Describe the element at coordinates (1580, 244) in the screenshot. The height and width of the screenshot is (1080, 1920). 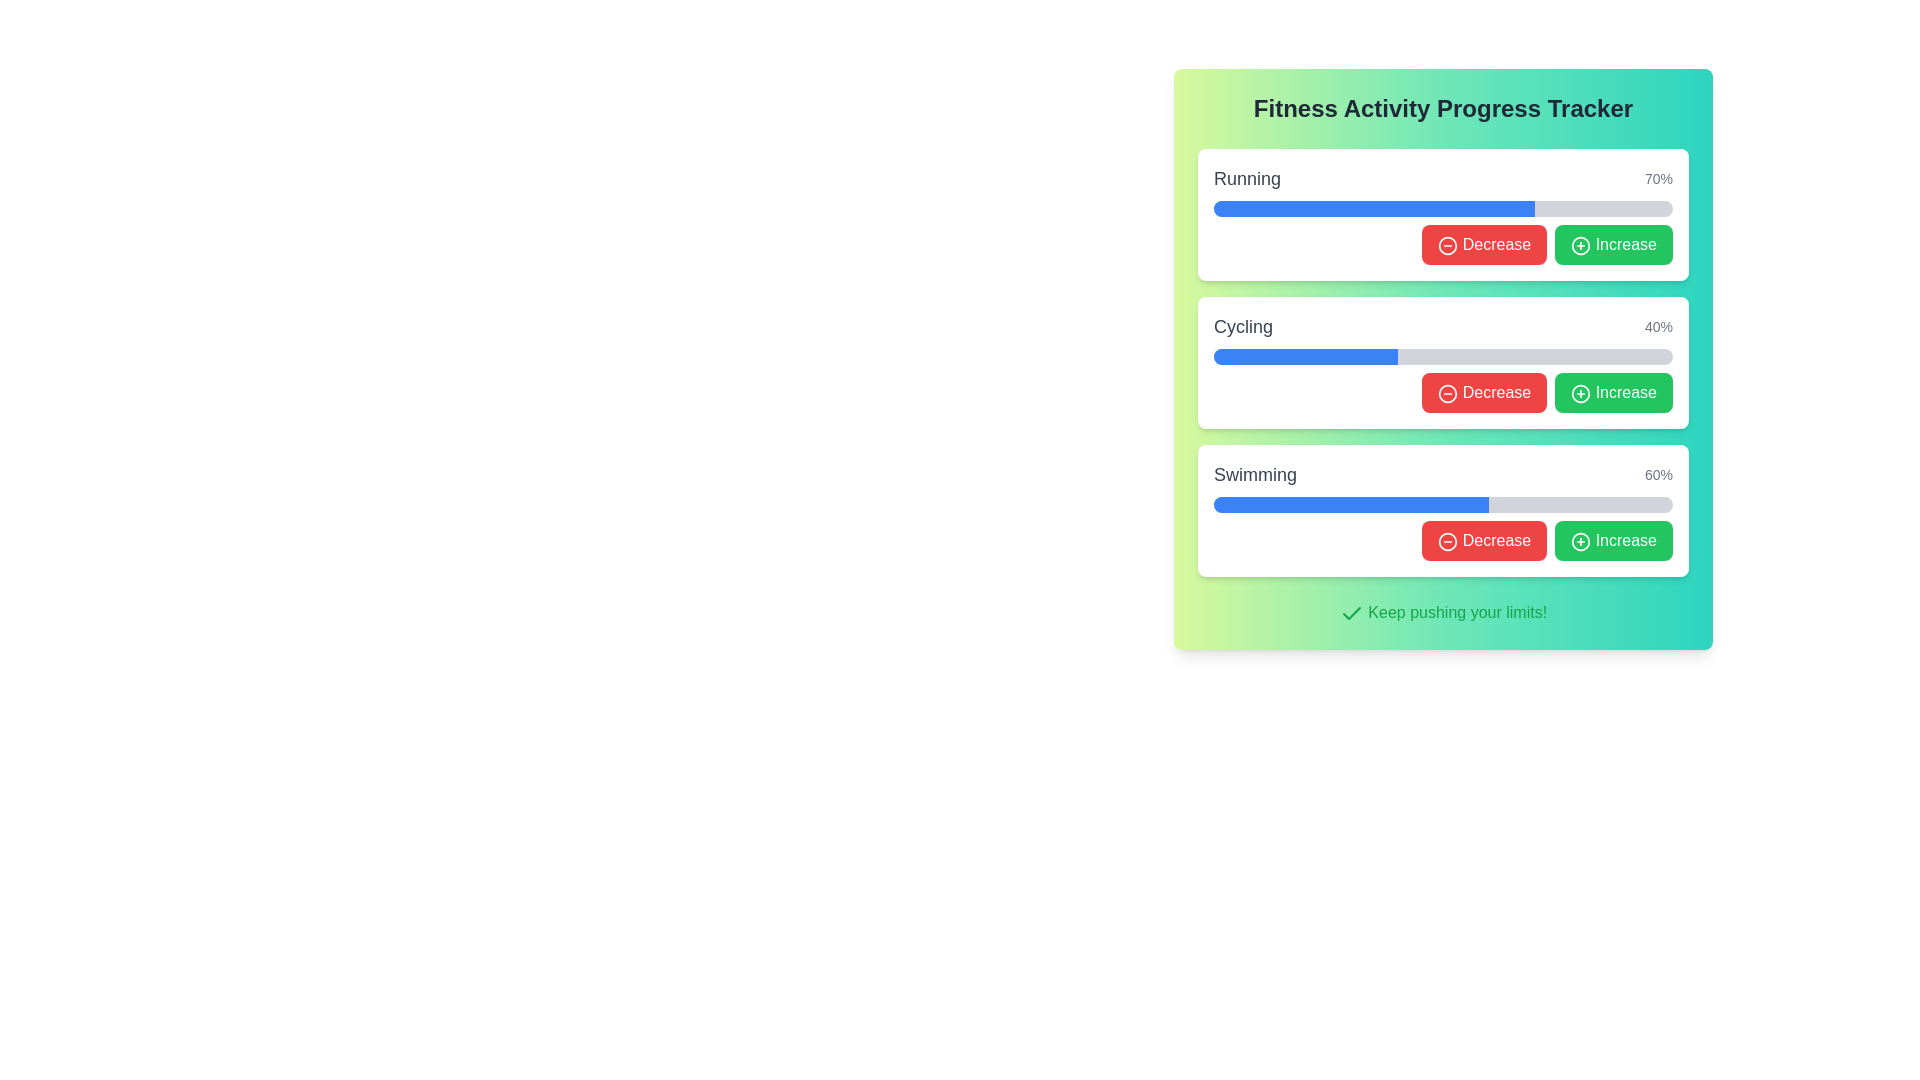
I see `the circular icon that serves as the 'Increase' button for the 'Running' activity progress tracker, located towards the right side of the progress tracker row` at that location.